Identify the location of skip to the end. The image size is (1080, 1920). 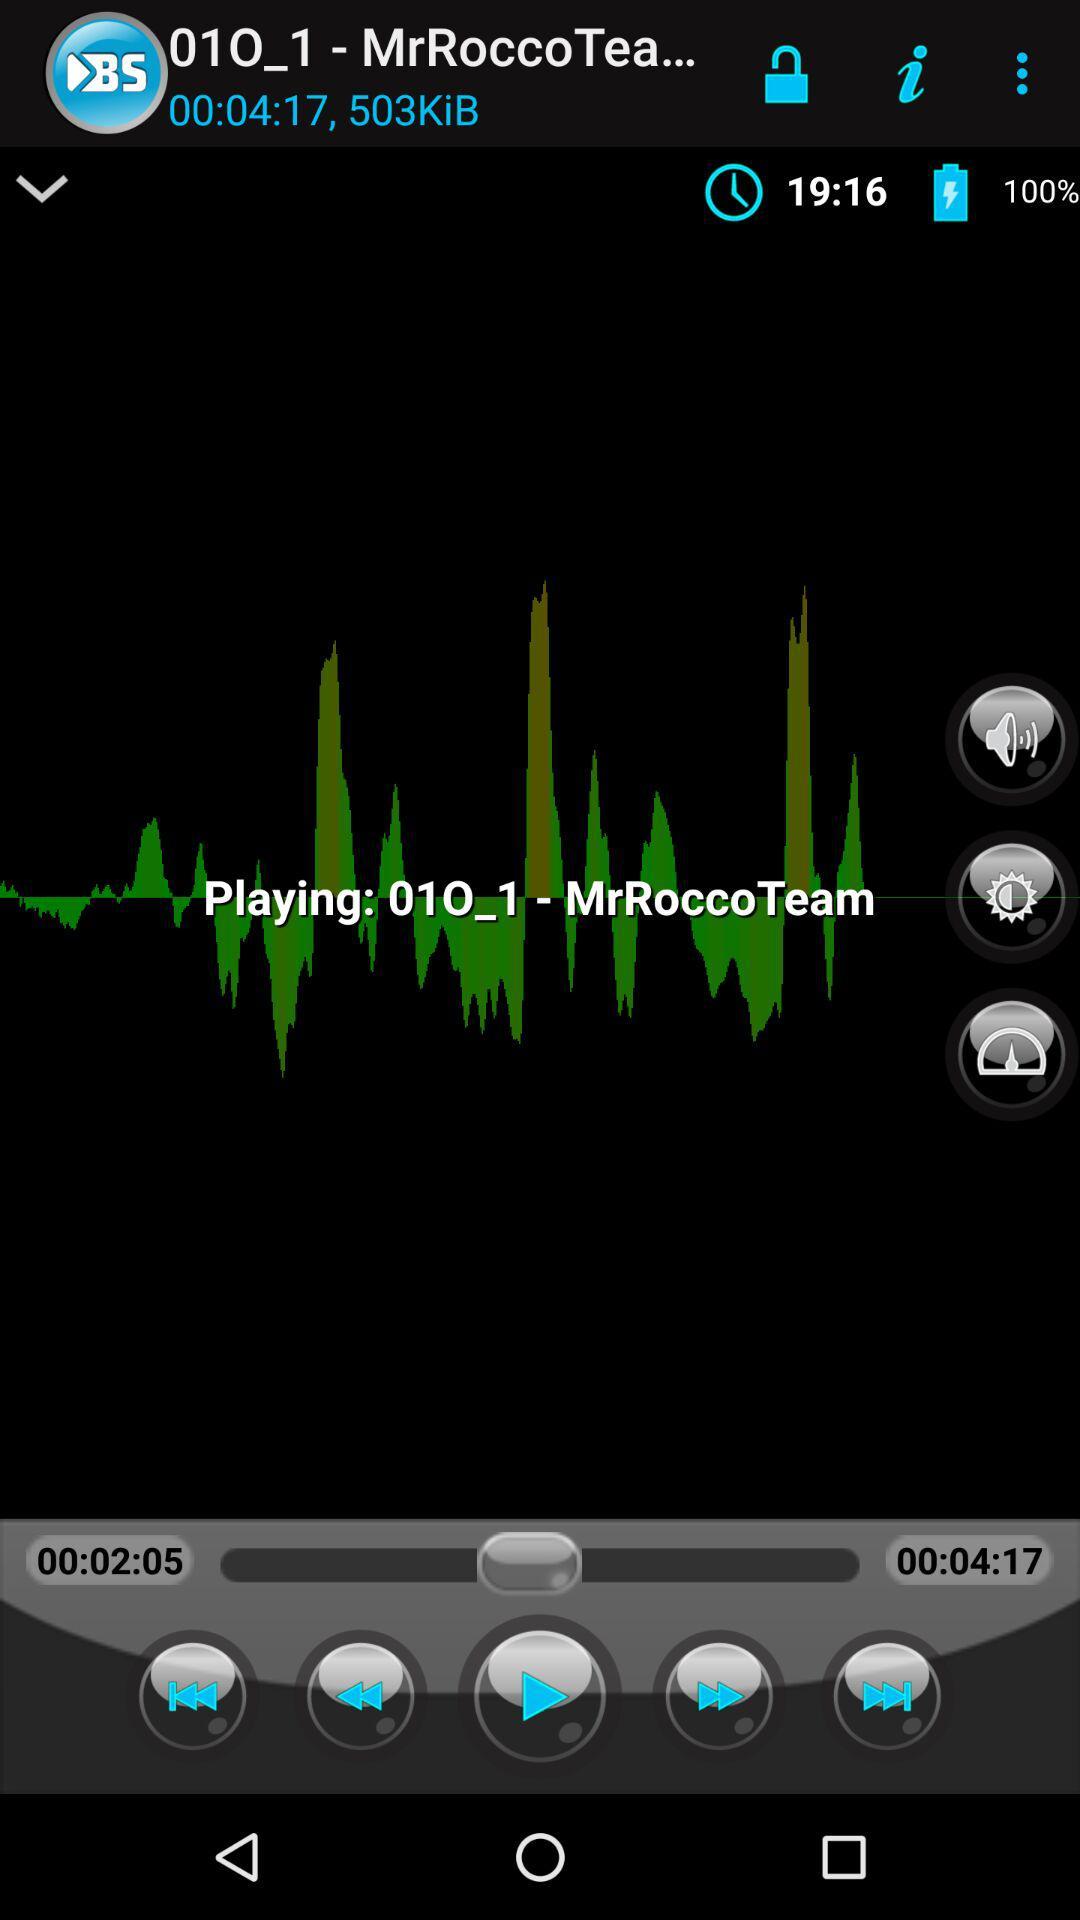
(886, 1695).